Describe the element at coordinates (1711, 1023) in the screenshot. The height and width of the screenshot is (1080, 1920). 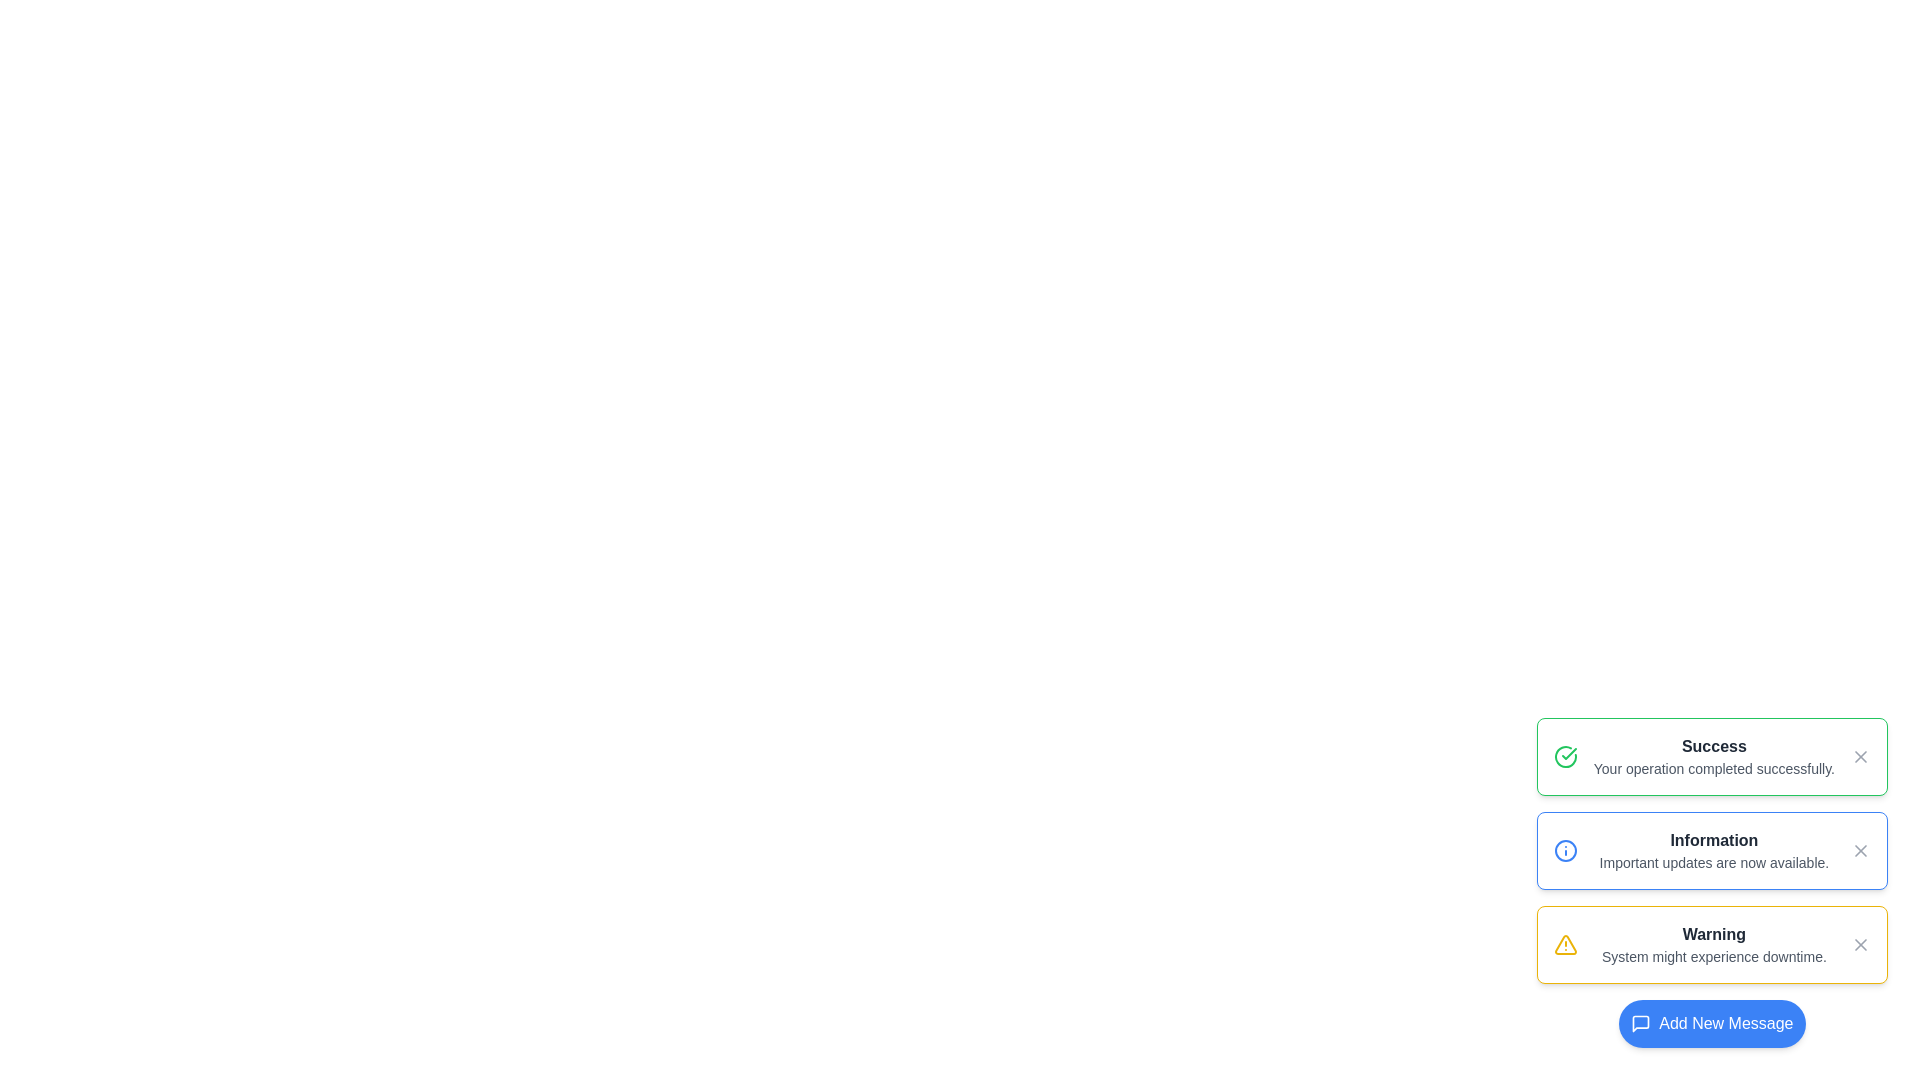
I see `the button located at the bottom-right of the interface that triggers the messaging interface, positioned beneath the 'Warning' message notification` at that location.